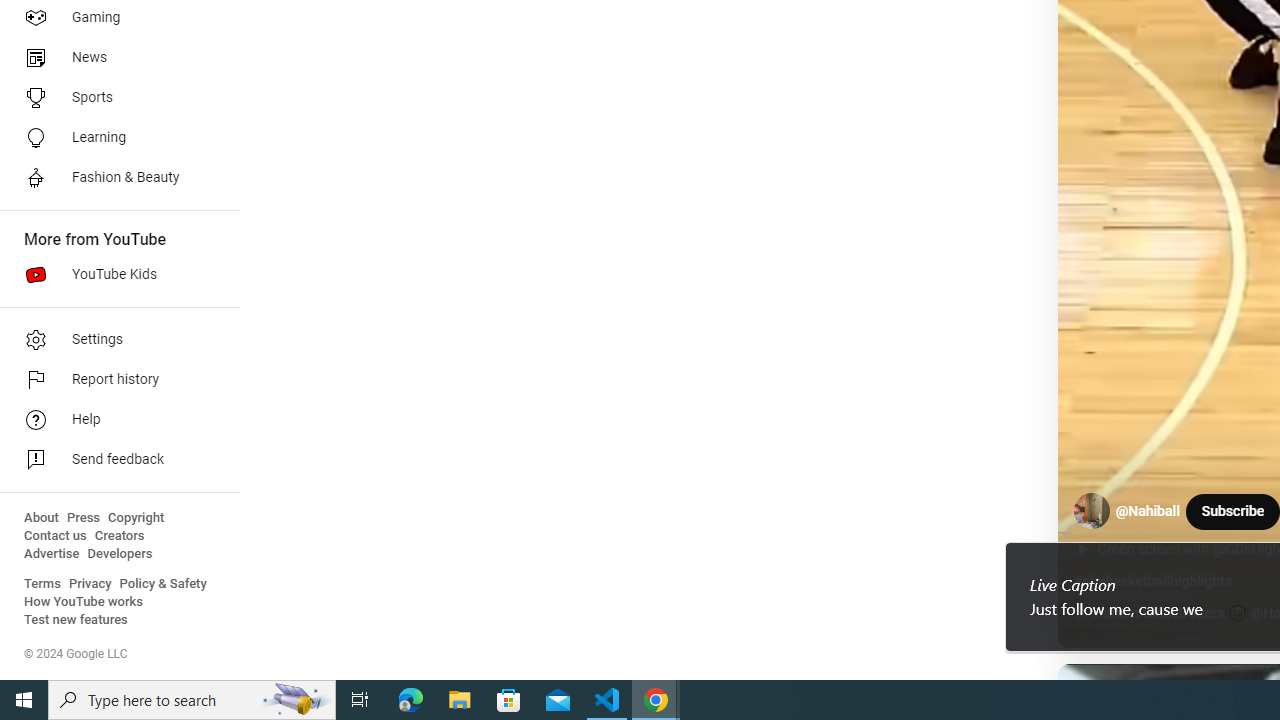  Describe the element at coordinates (1152, 581) in the screenshot. I see `'#nbabasketballhighlights'` at that location.